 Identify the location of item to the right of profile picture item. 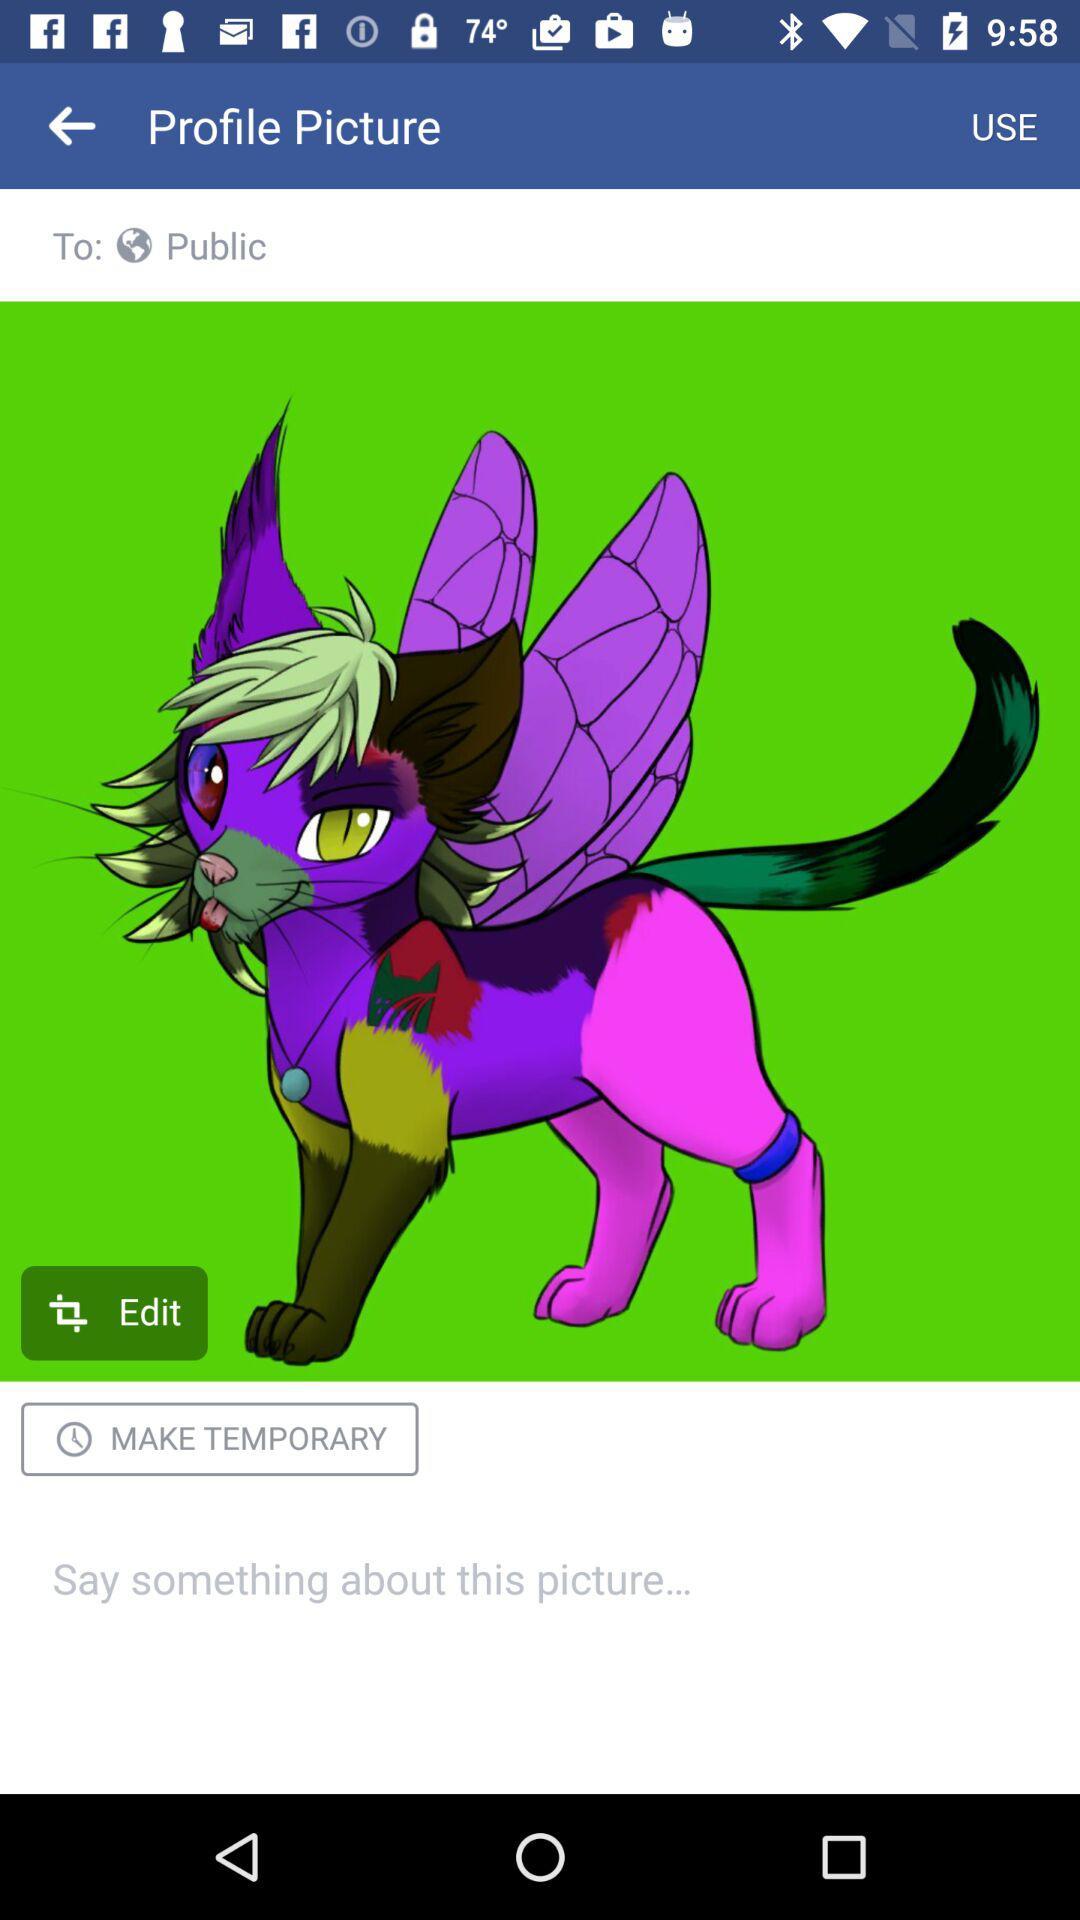
(1004, 124).